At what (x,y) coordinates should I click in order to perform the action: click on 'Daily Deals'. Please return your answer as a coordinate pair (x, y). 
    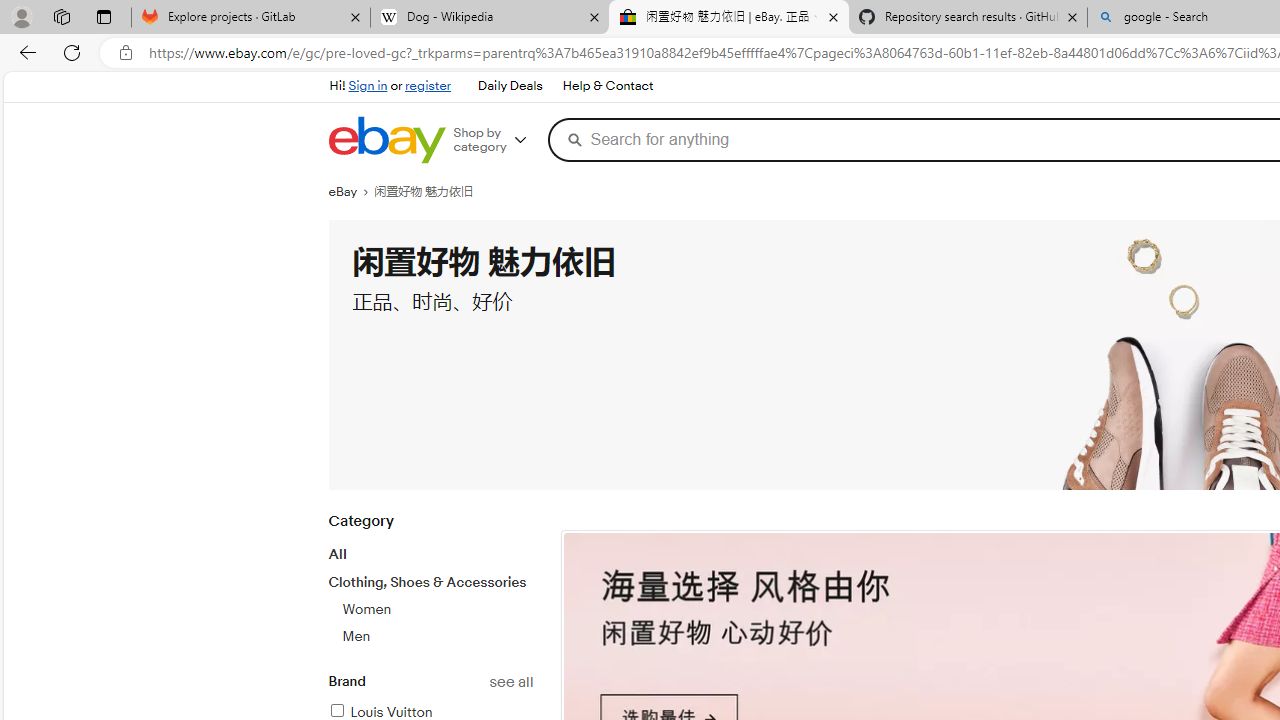
    Looking at the image, I should click on (510, 86).